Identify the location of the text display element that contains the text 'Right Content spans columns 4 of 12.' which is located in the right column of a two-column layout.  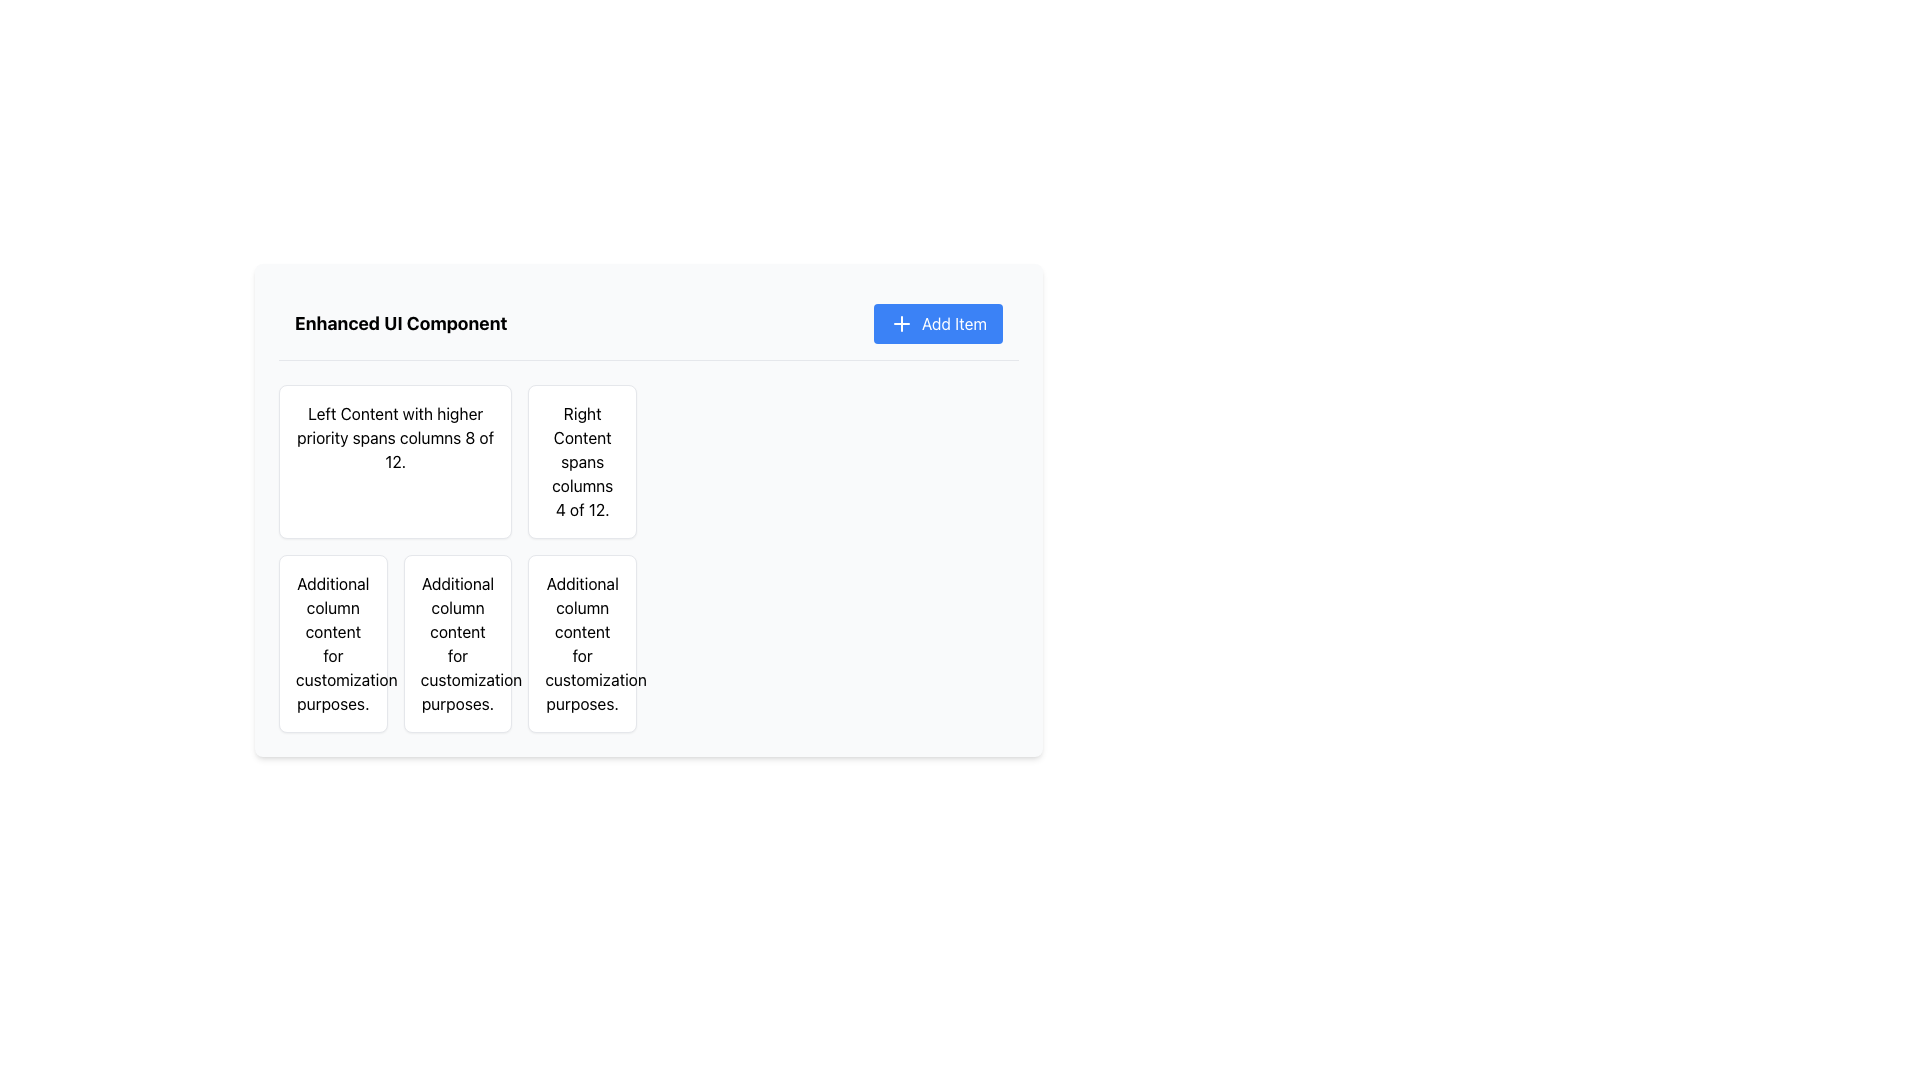
(581, 462).